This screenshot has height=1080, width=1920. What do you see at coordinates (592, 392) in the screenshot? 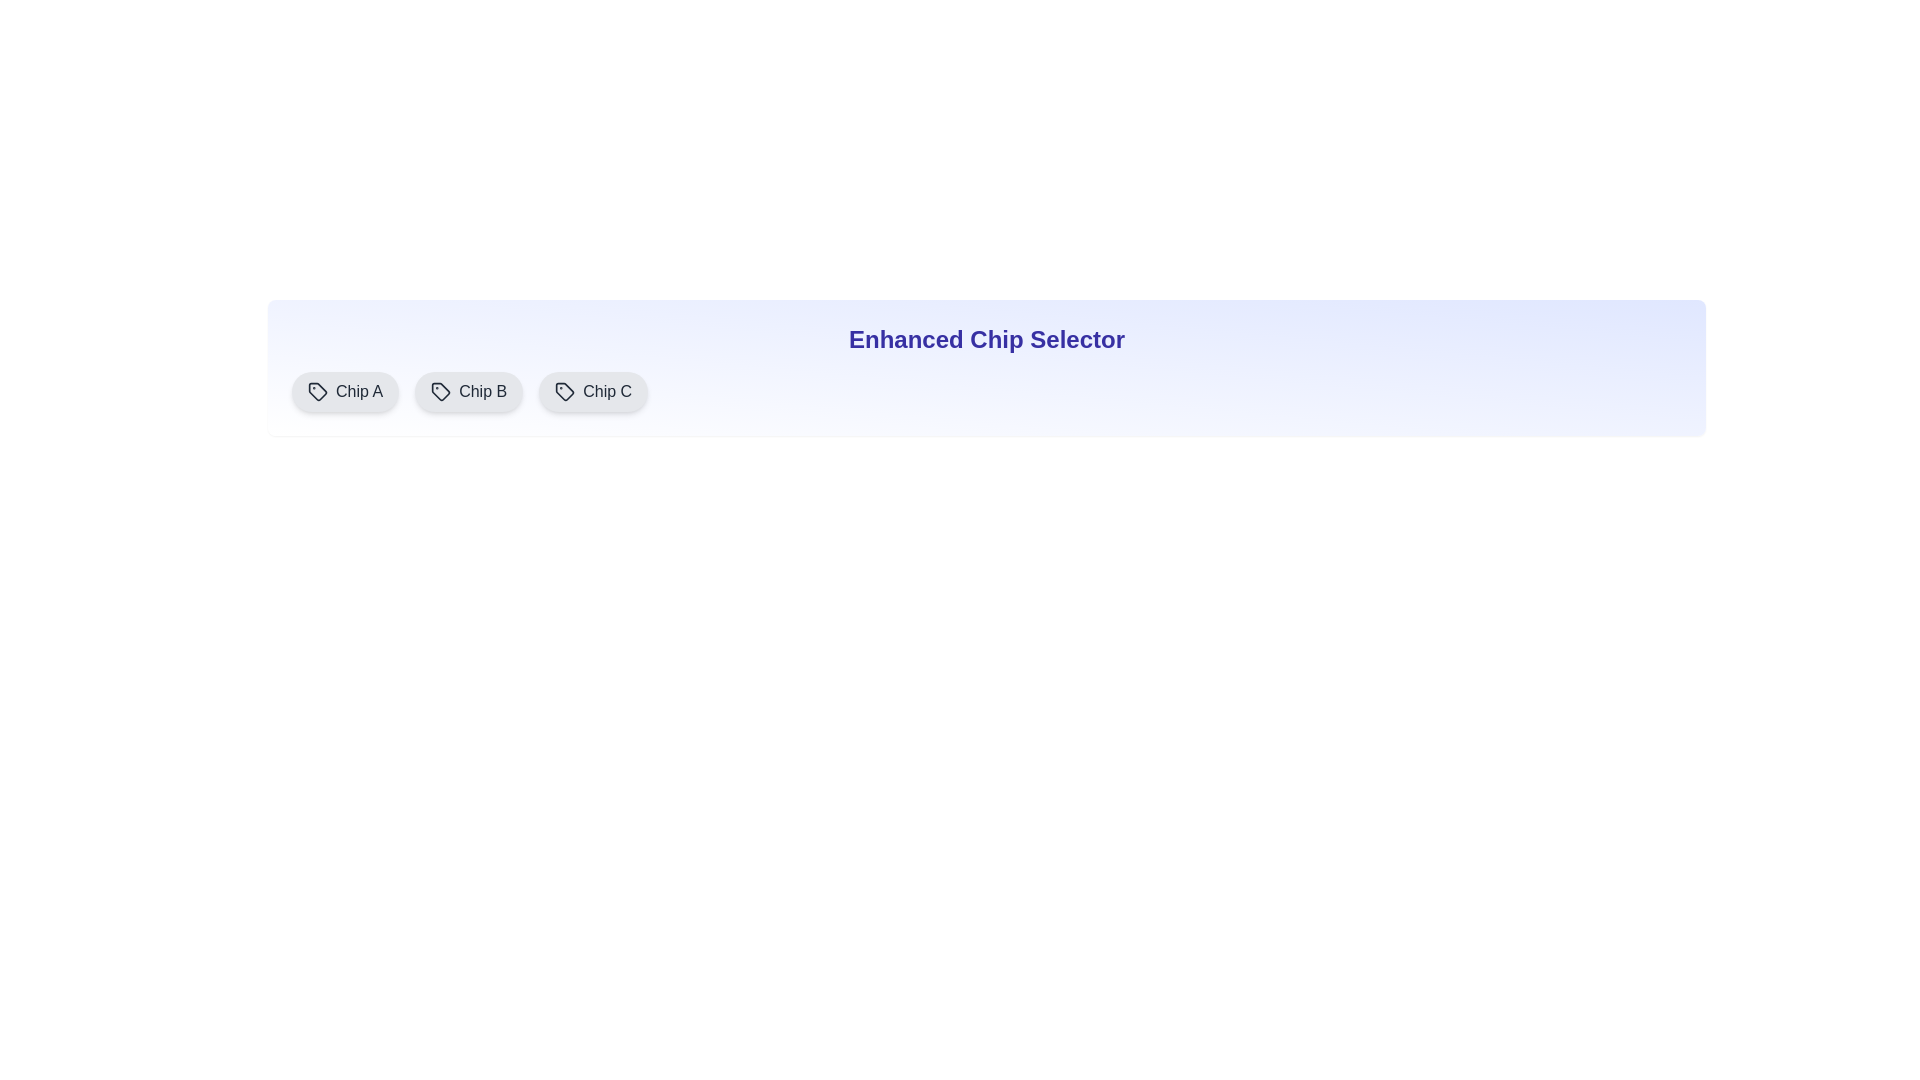
I see `the chip labeled Chip C to display its description` at bounding box center [592, 392].